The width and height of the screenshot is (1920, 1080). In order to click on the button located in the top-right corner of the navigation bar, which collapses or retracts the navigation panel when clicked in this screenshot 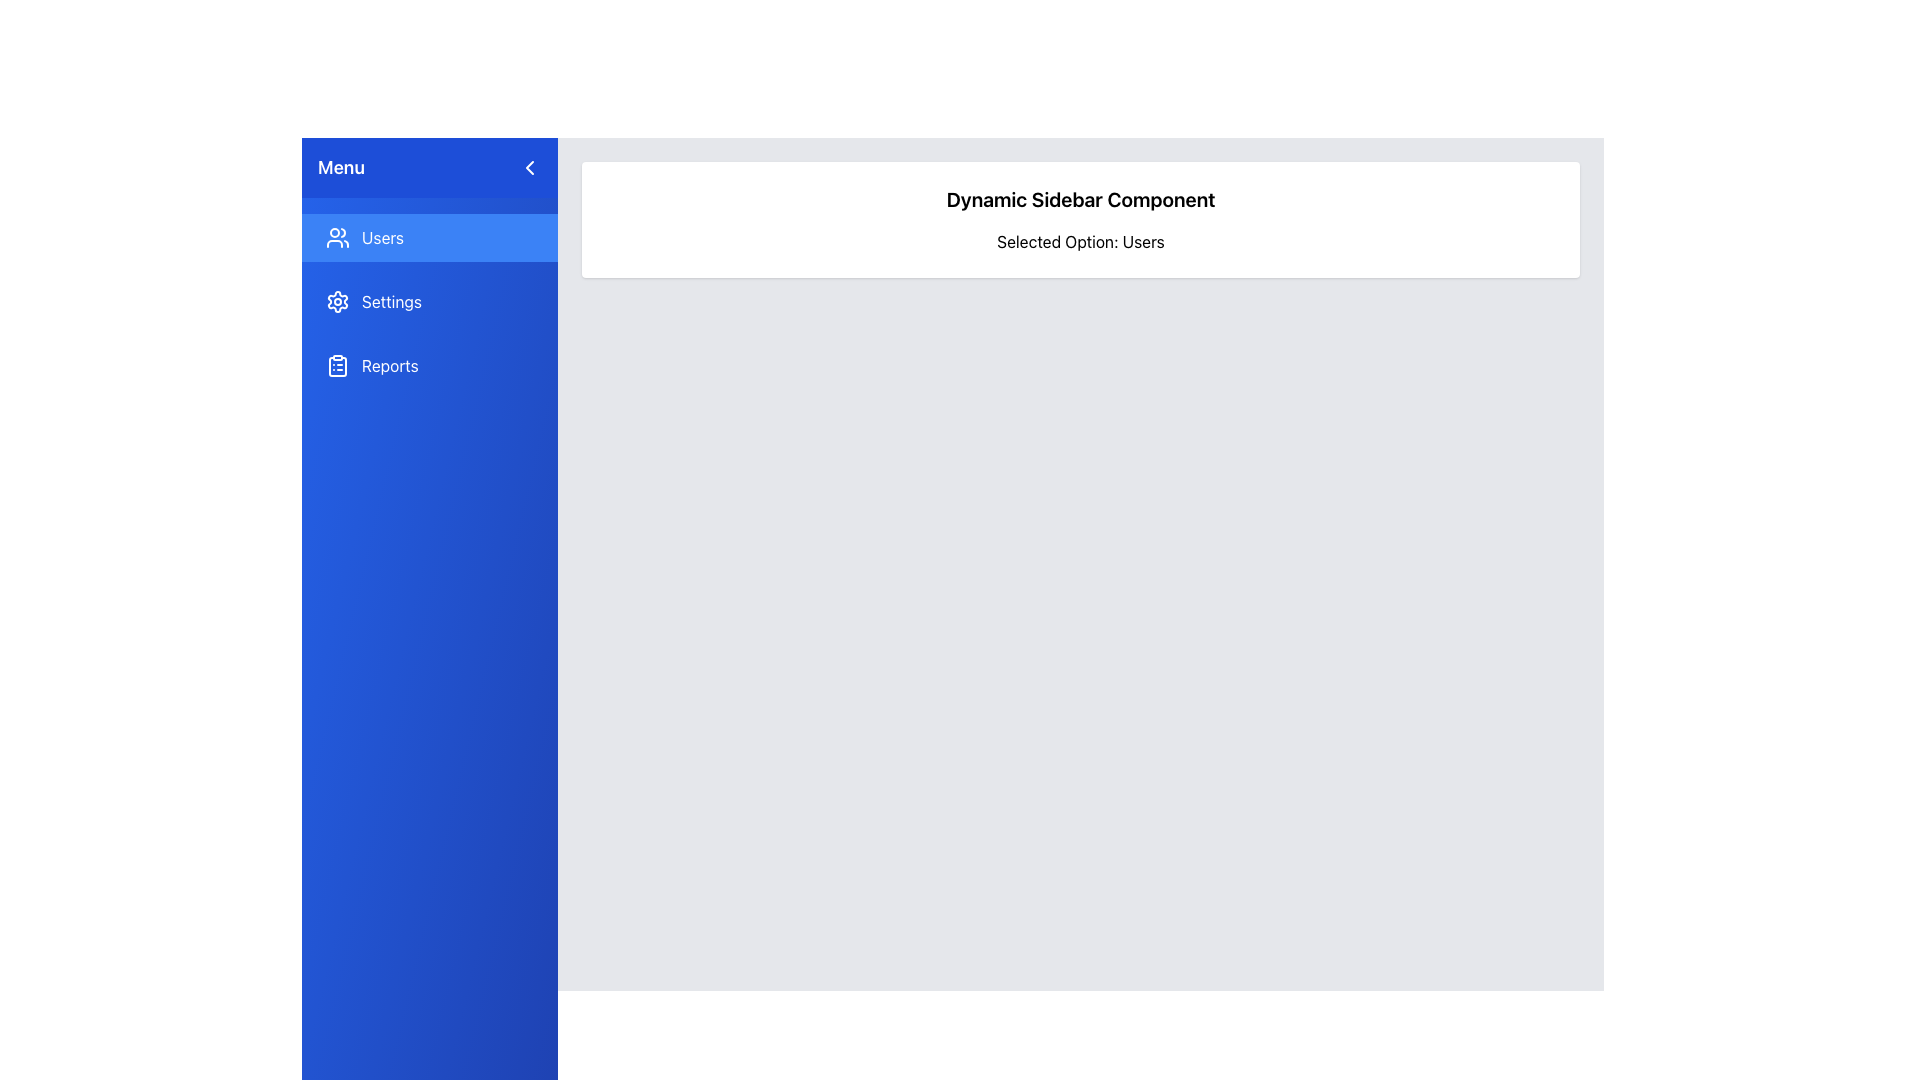, I will do `click(529, 167)`.